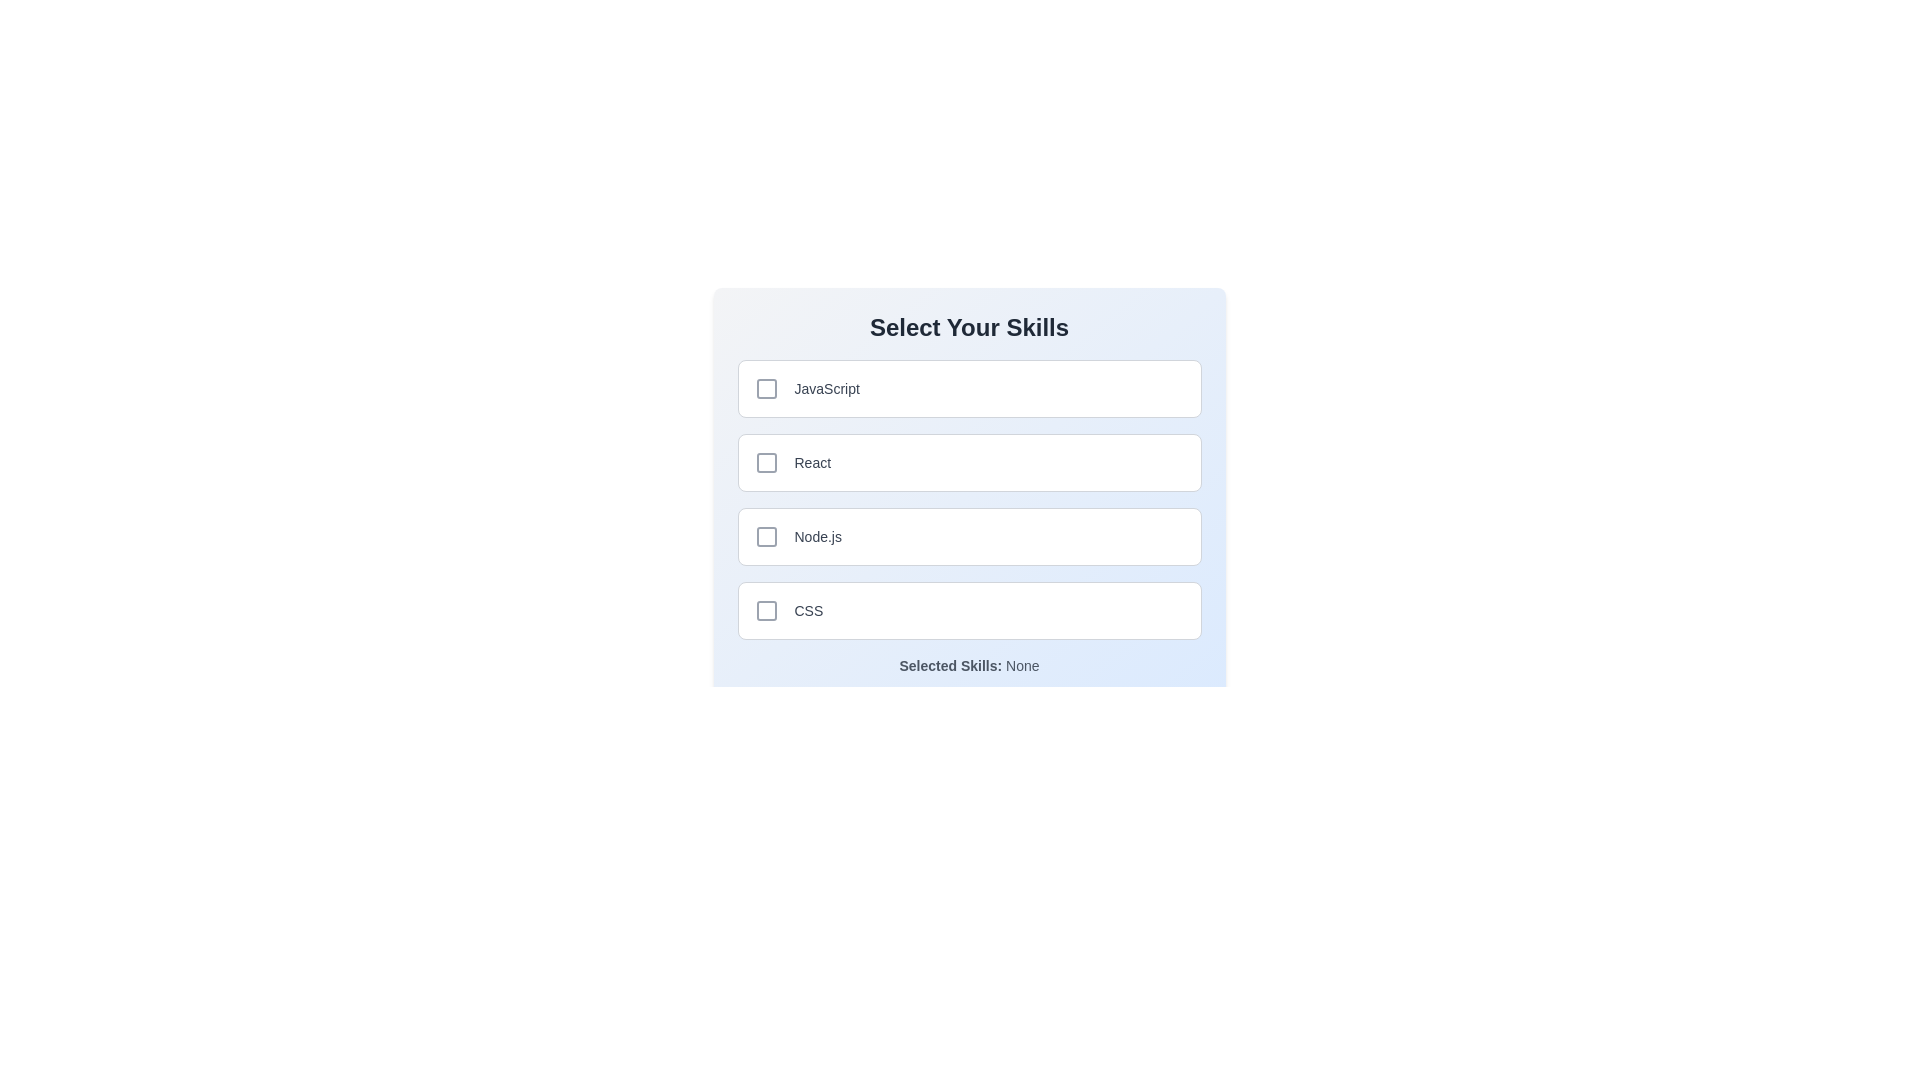  What do you see at coordinates (765, 462) in the screenshot?
I see `the checkbox for selecting the 'React' skill, which is the second checkbox in the skill selection list` at bounding box center [765, 462].